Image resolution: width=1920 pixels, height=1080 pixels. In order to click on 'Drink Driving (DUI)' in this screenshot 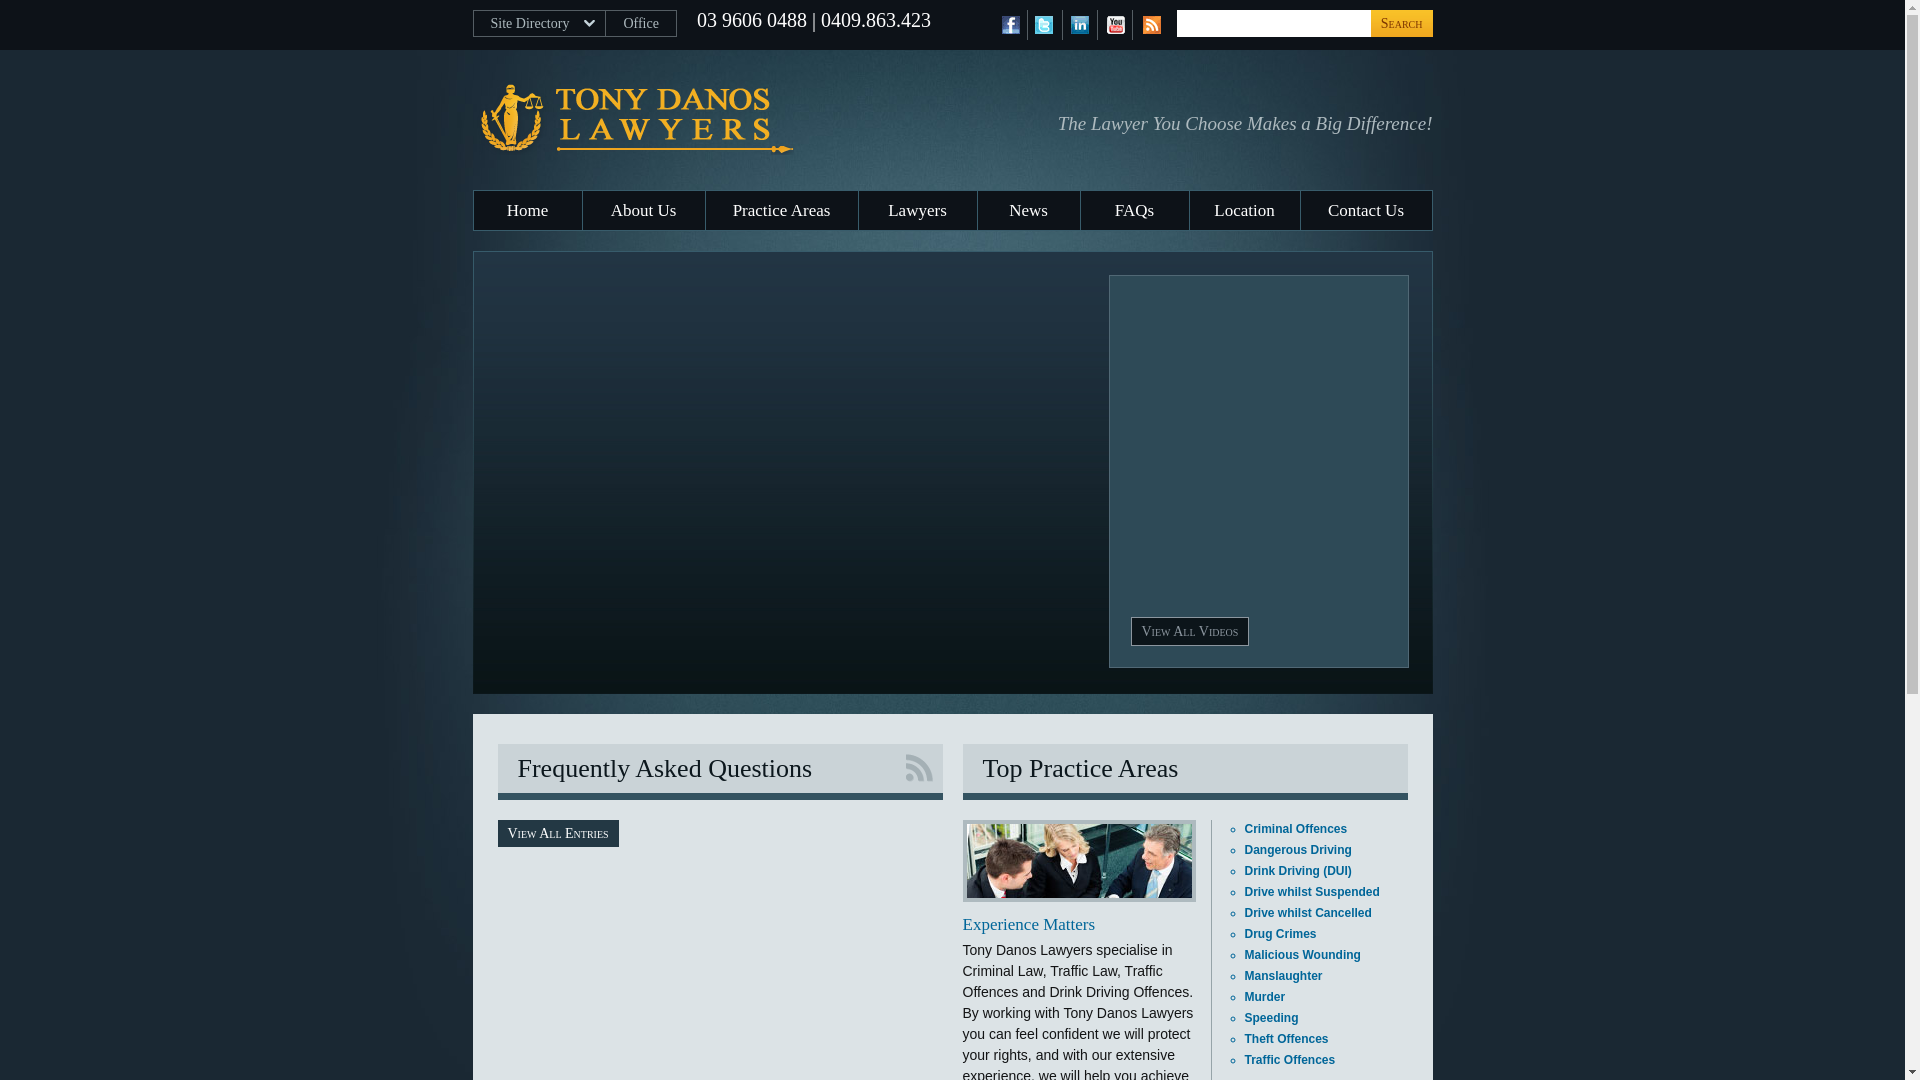, I will do `click(1297, 870)`.